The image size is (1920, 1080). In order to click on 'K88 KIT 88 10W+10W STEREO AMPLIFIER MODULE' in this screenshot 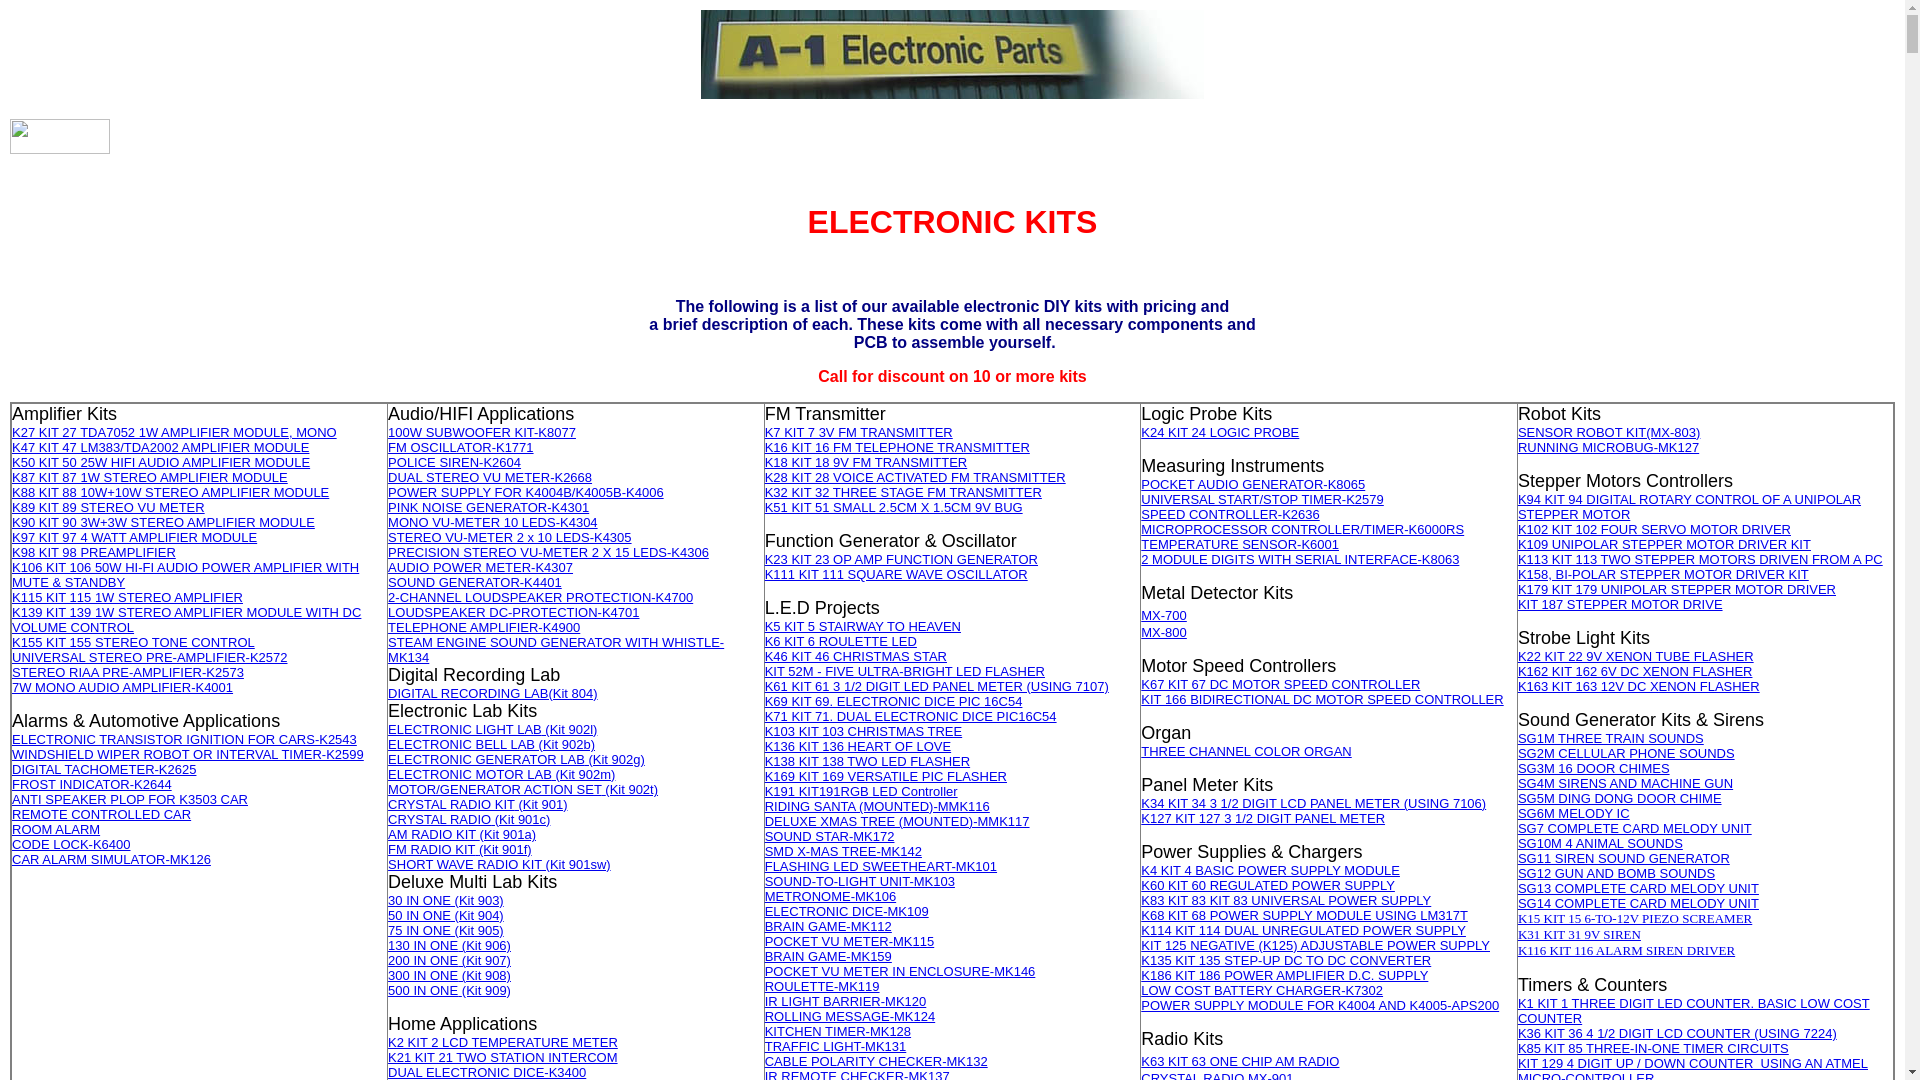, I will do `click(170, 492)`.